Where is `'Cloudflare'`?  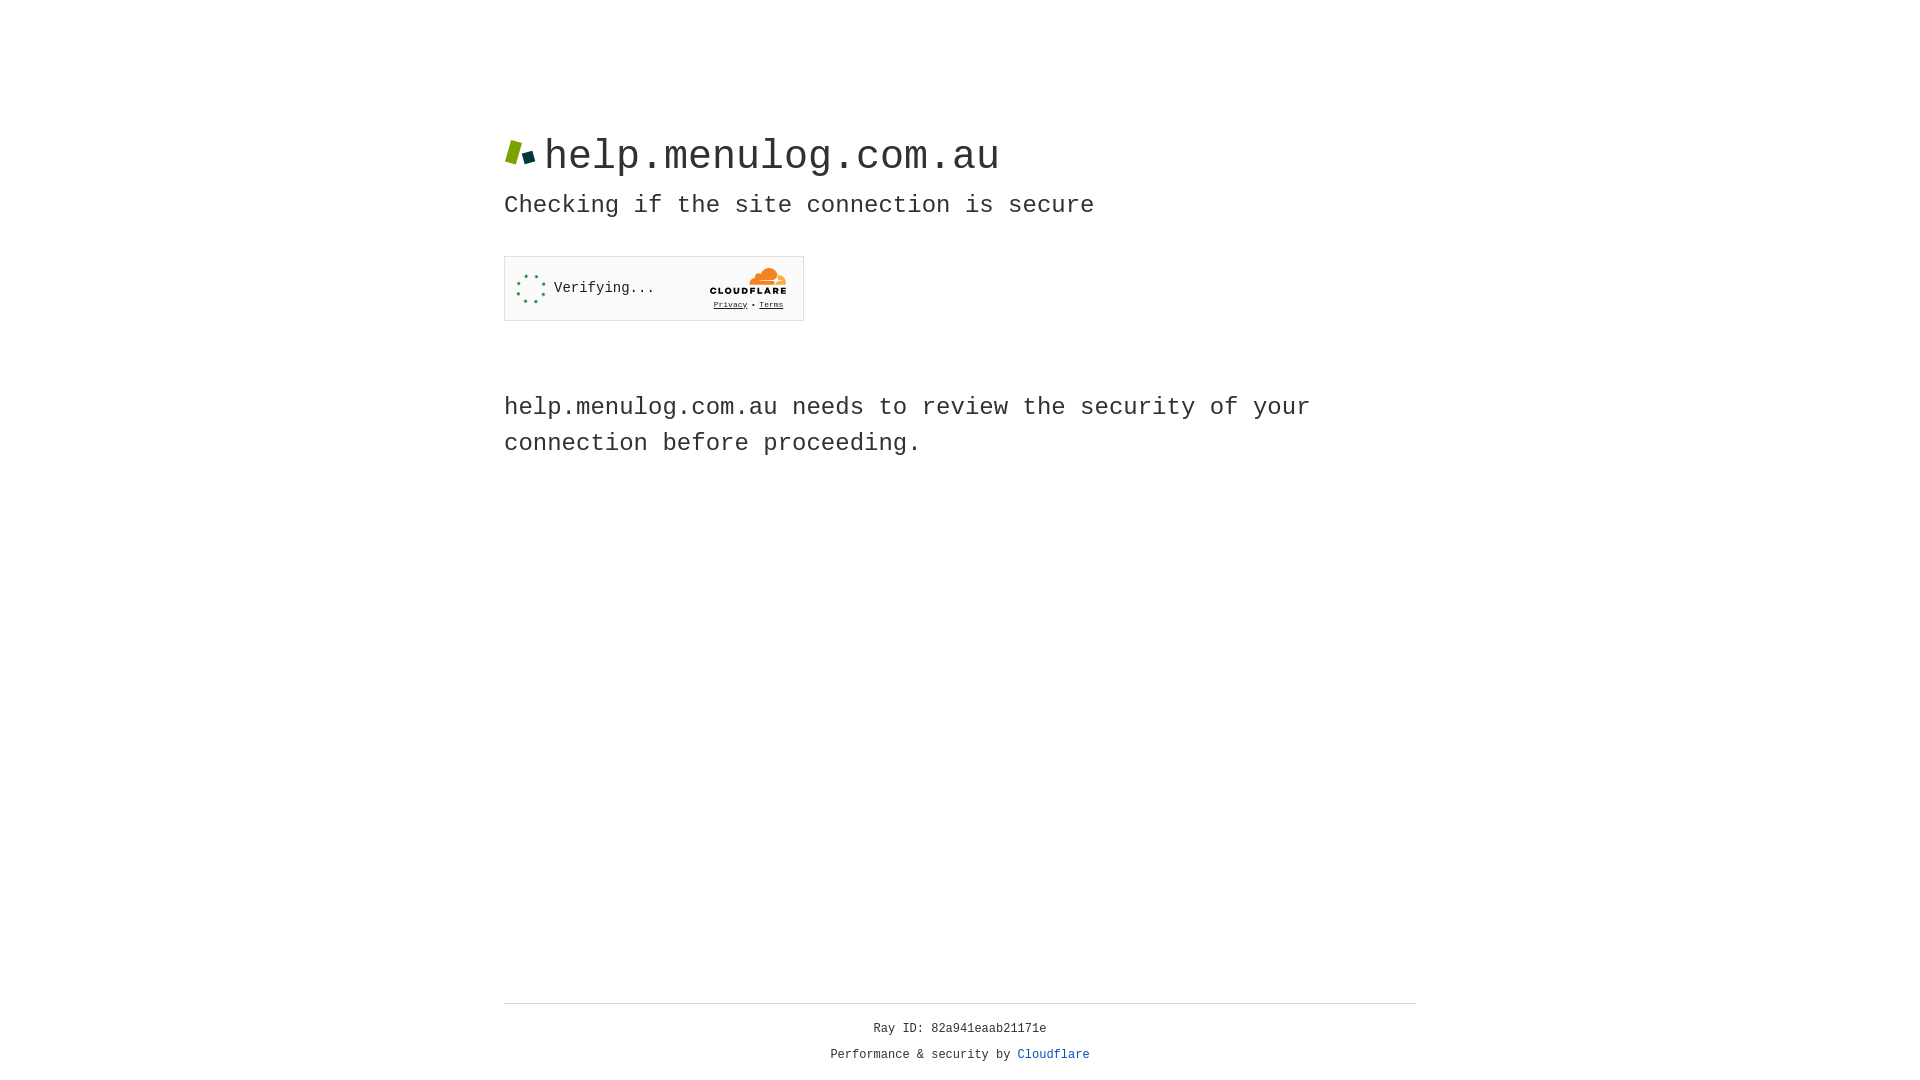
'Cloudflare' is located at coordinates (1053, 1054).